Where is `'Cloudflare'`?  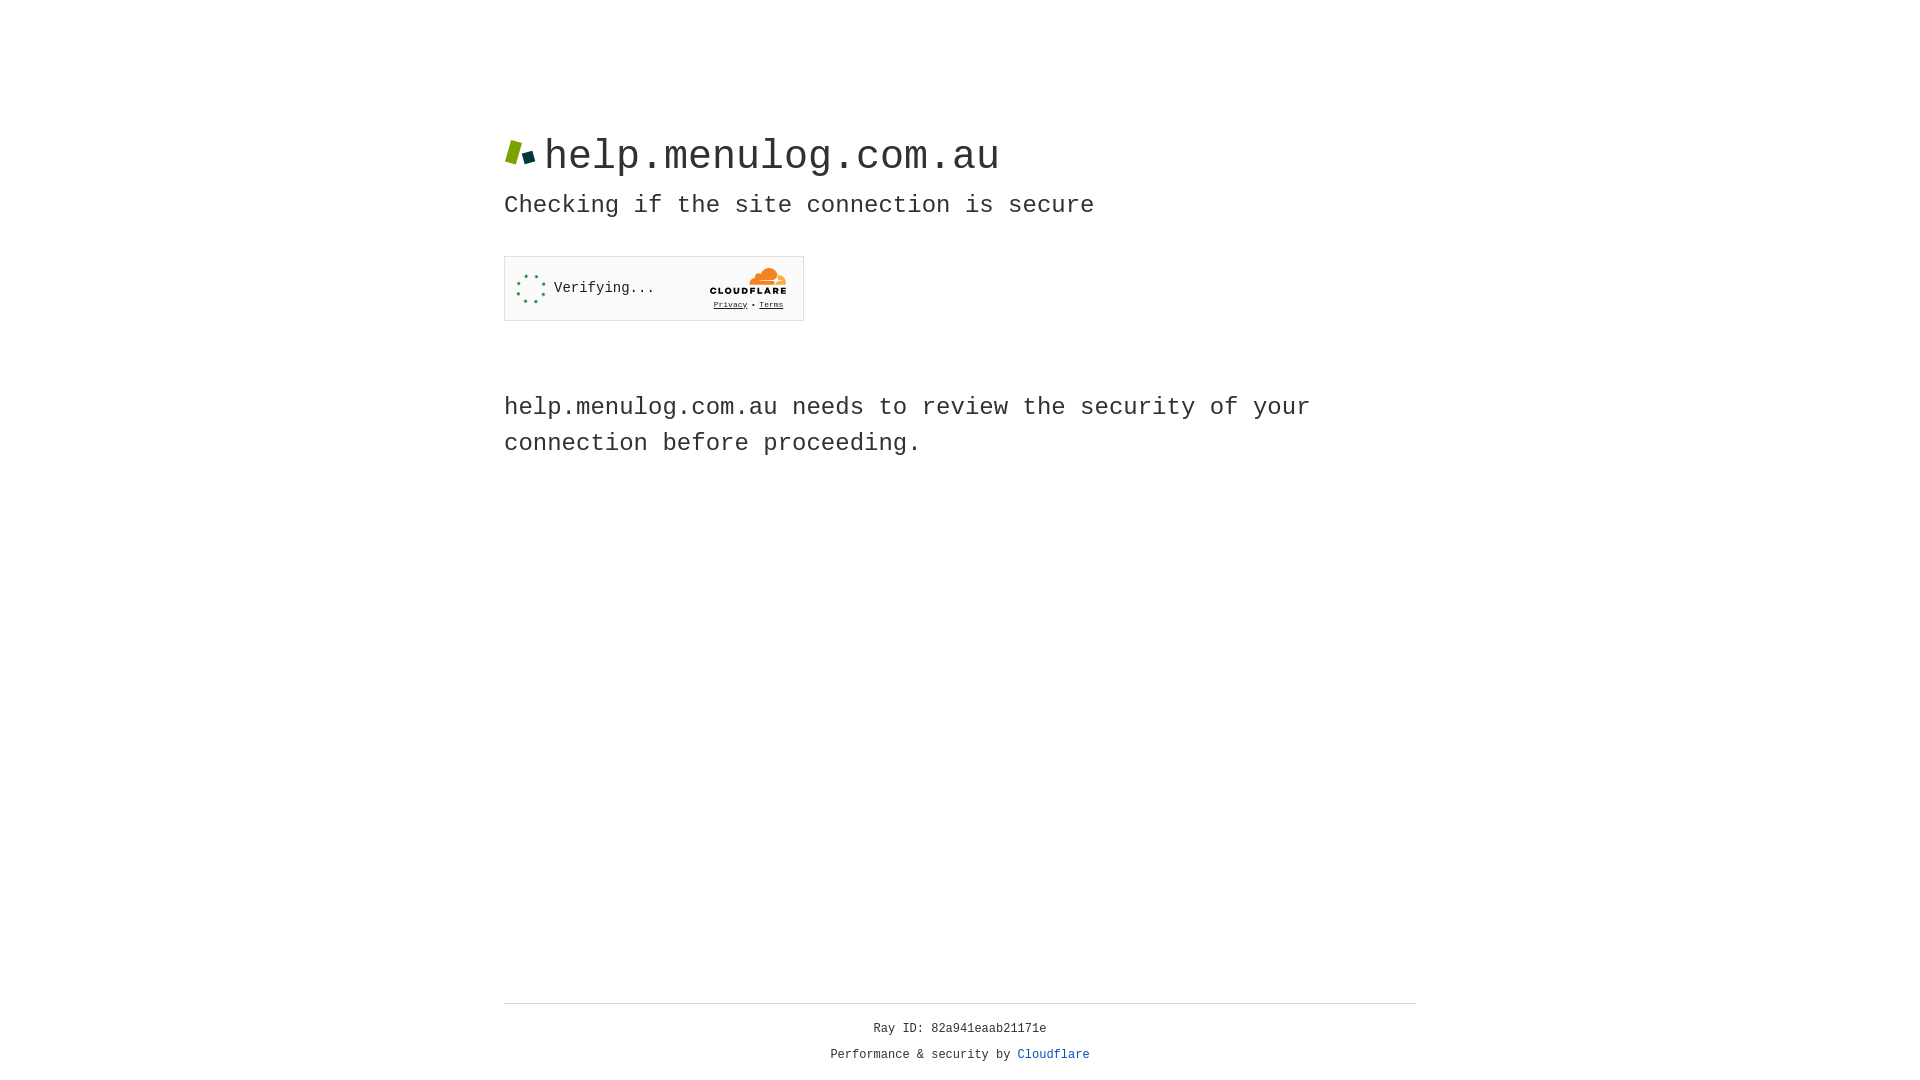
'Cloudflare' is located at coordinates (1053, 1054).